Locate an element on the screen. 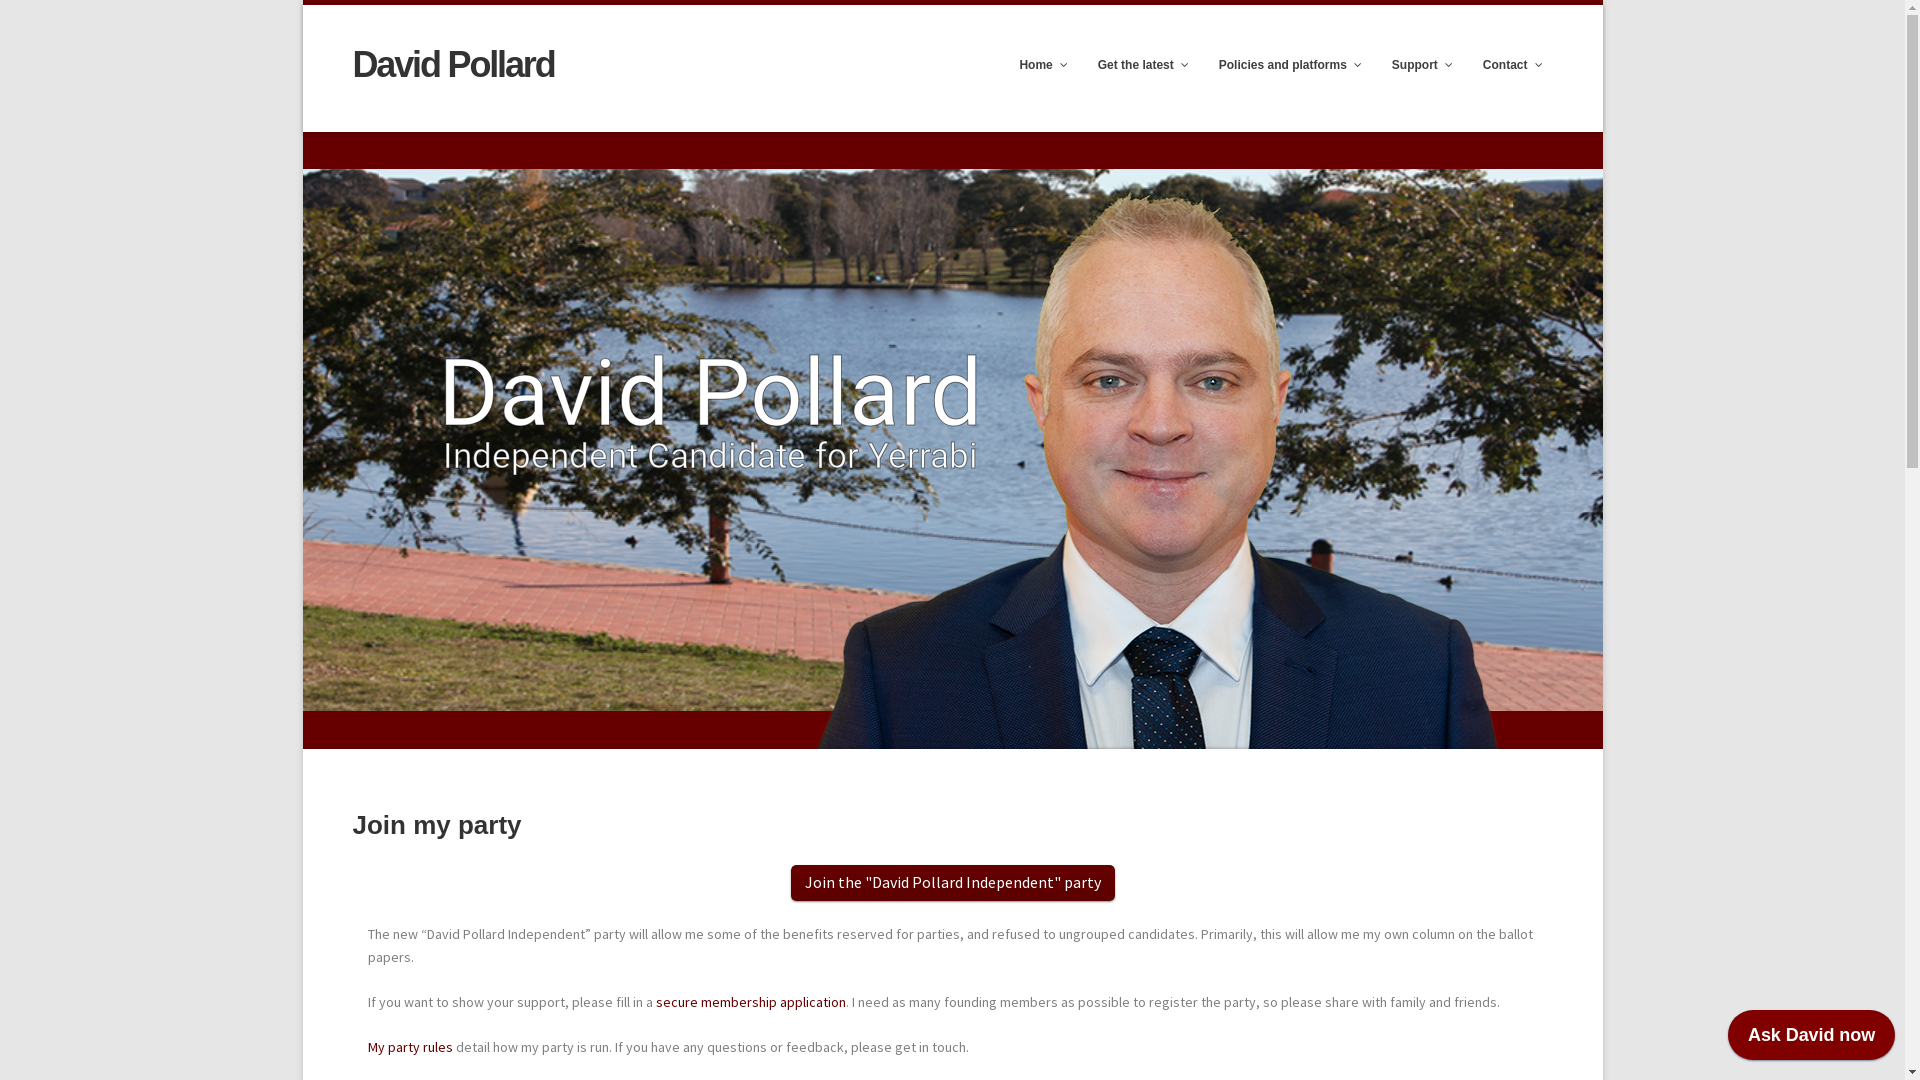 The height and width of the screenshot is (1080, 1920). 'Home' is located at coordinates (998, 64).